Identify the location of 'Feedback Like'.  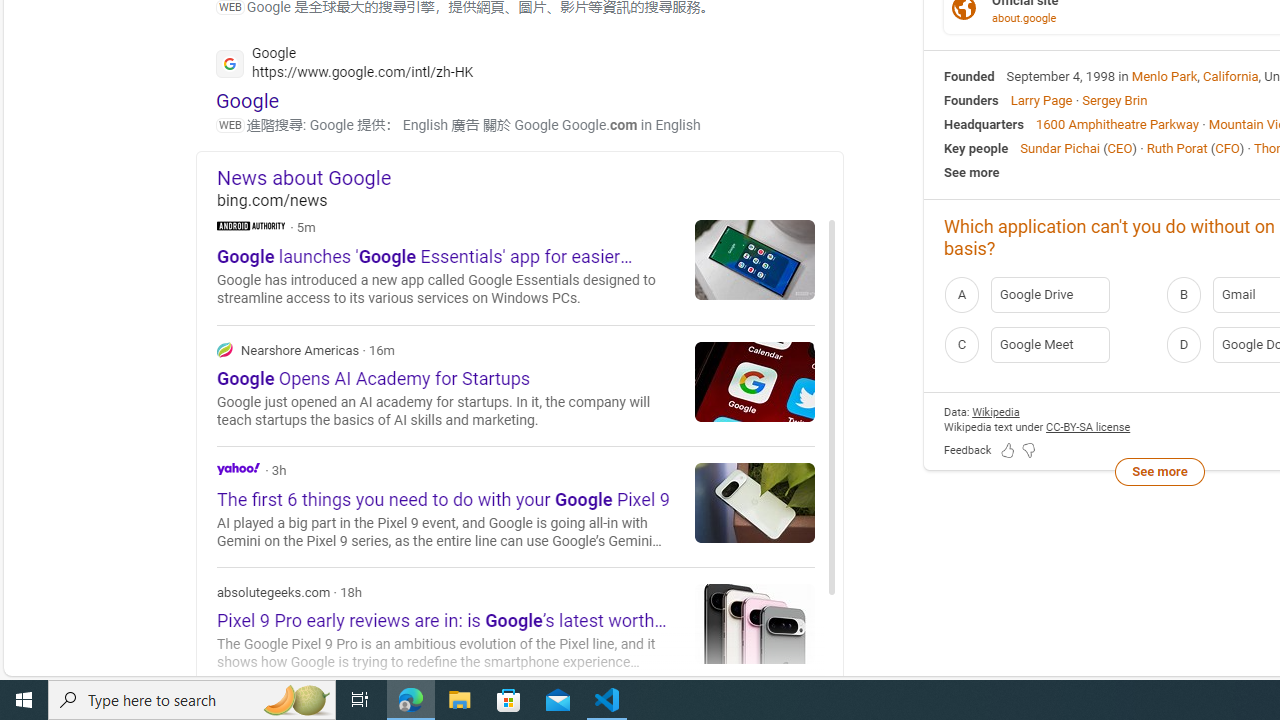
(1008, 451).